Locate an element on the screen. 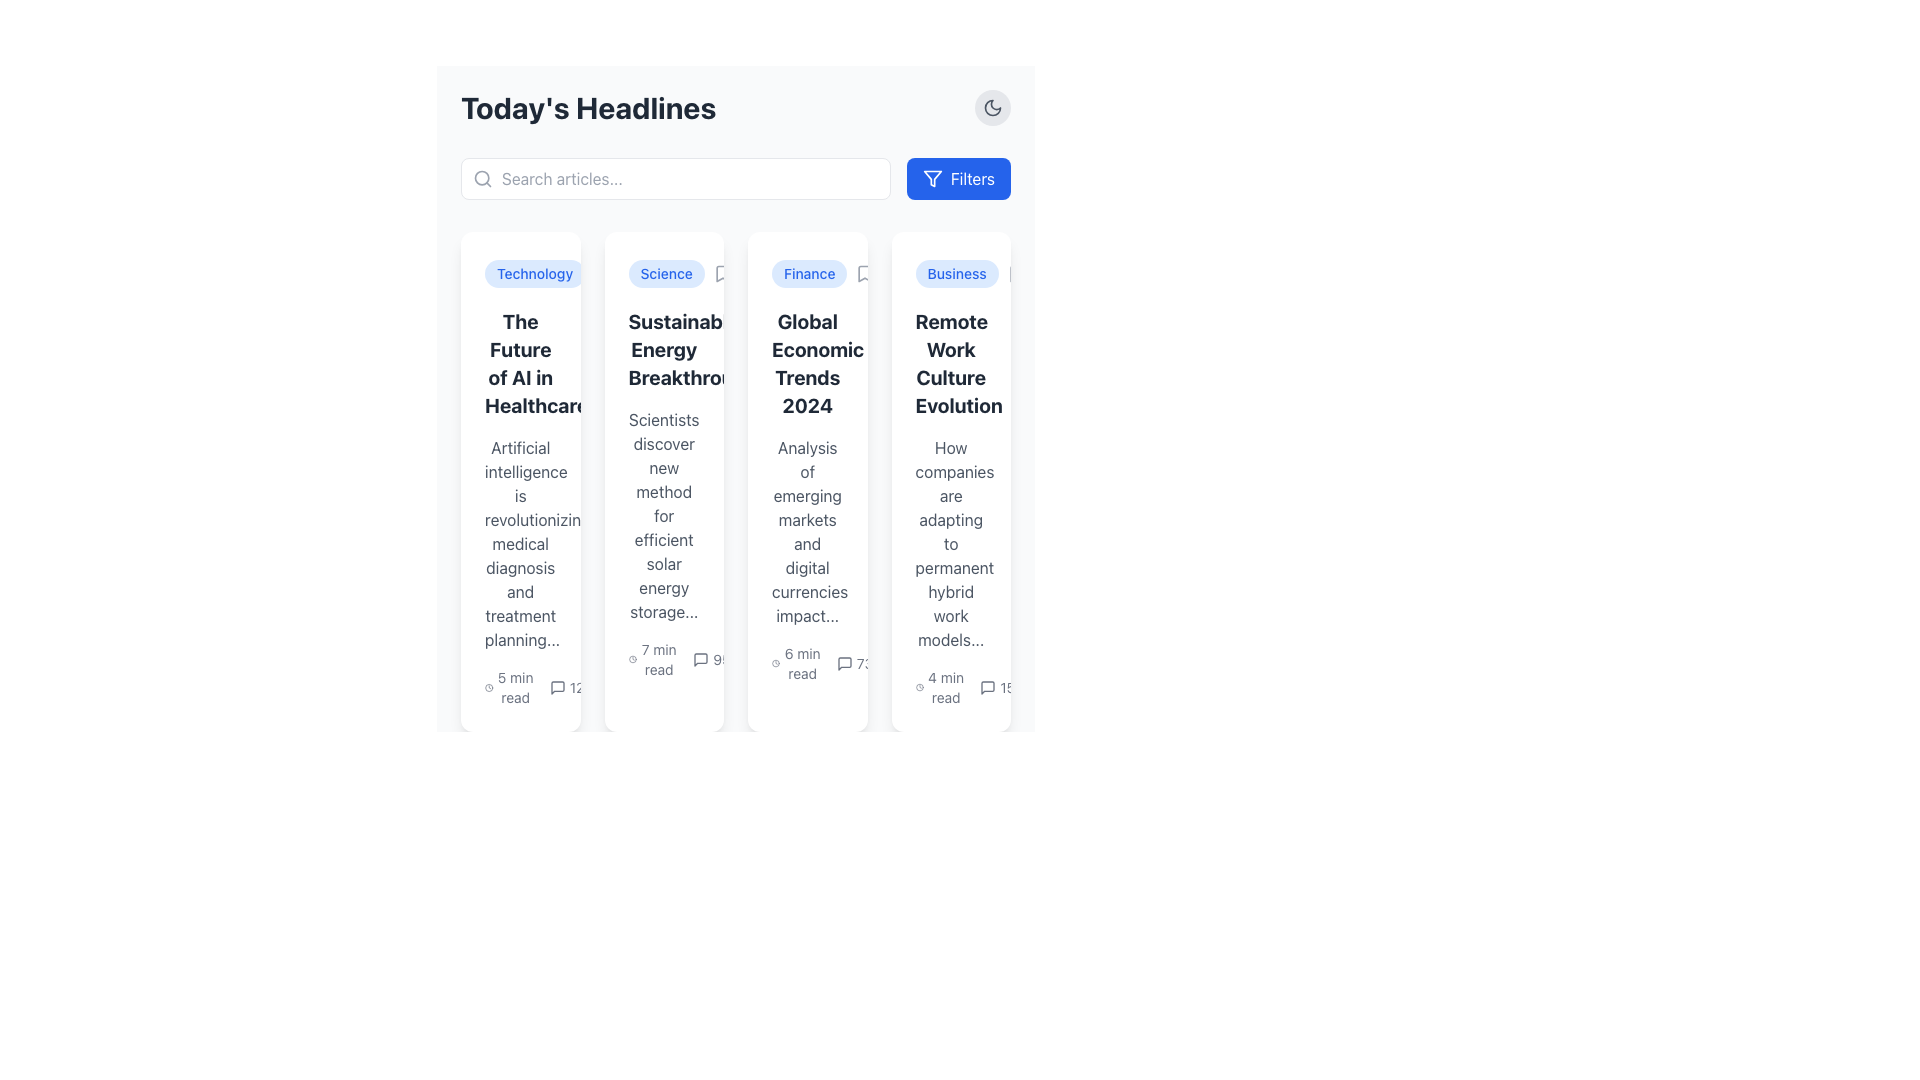  number displayed in the text label showing '128', which is positioned to the right of a speech bubble icon in the lower-right corner of the article card is located at coordinates (570, 686).